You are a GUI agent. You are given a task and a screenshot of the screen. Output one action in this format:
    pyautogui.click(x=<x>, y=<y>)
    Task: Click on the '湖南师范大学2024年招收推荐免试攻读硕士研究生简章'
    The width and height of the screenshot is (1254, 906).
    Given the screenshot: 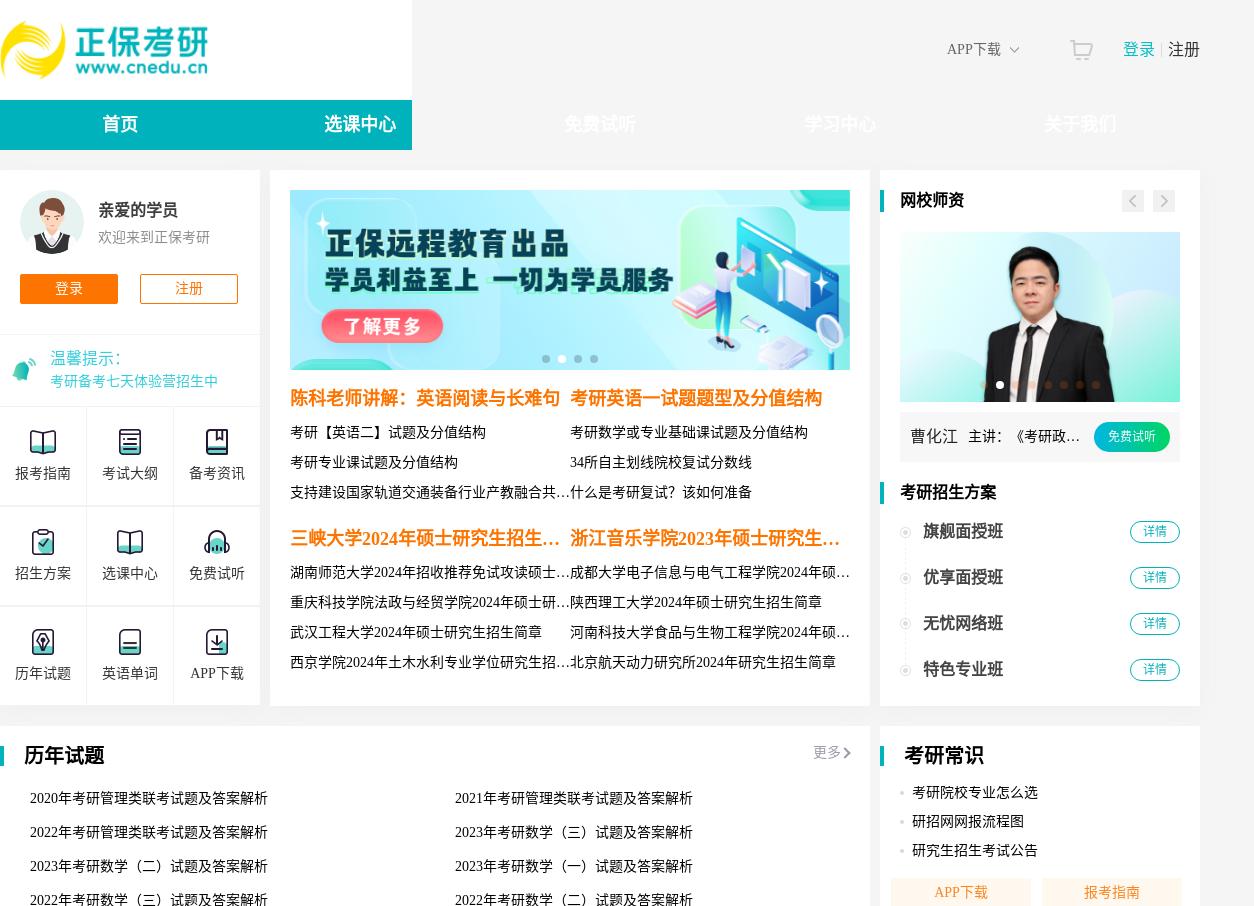 What is the action you would take?
    pyautogui.click(x=457, y=571)
    